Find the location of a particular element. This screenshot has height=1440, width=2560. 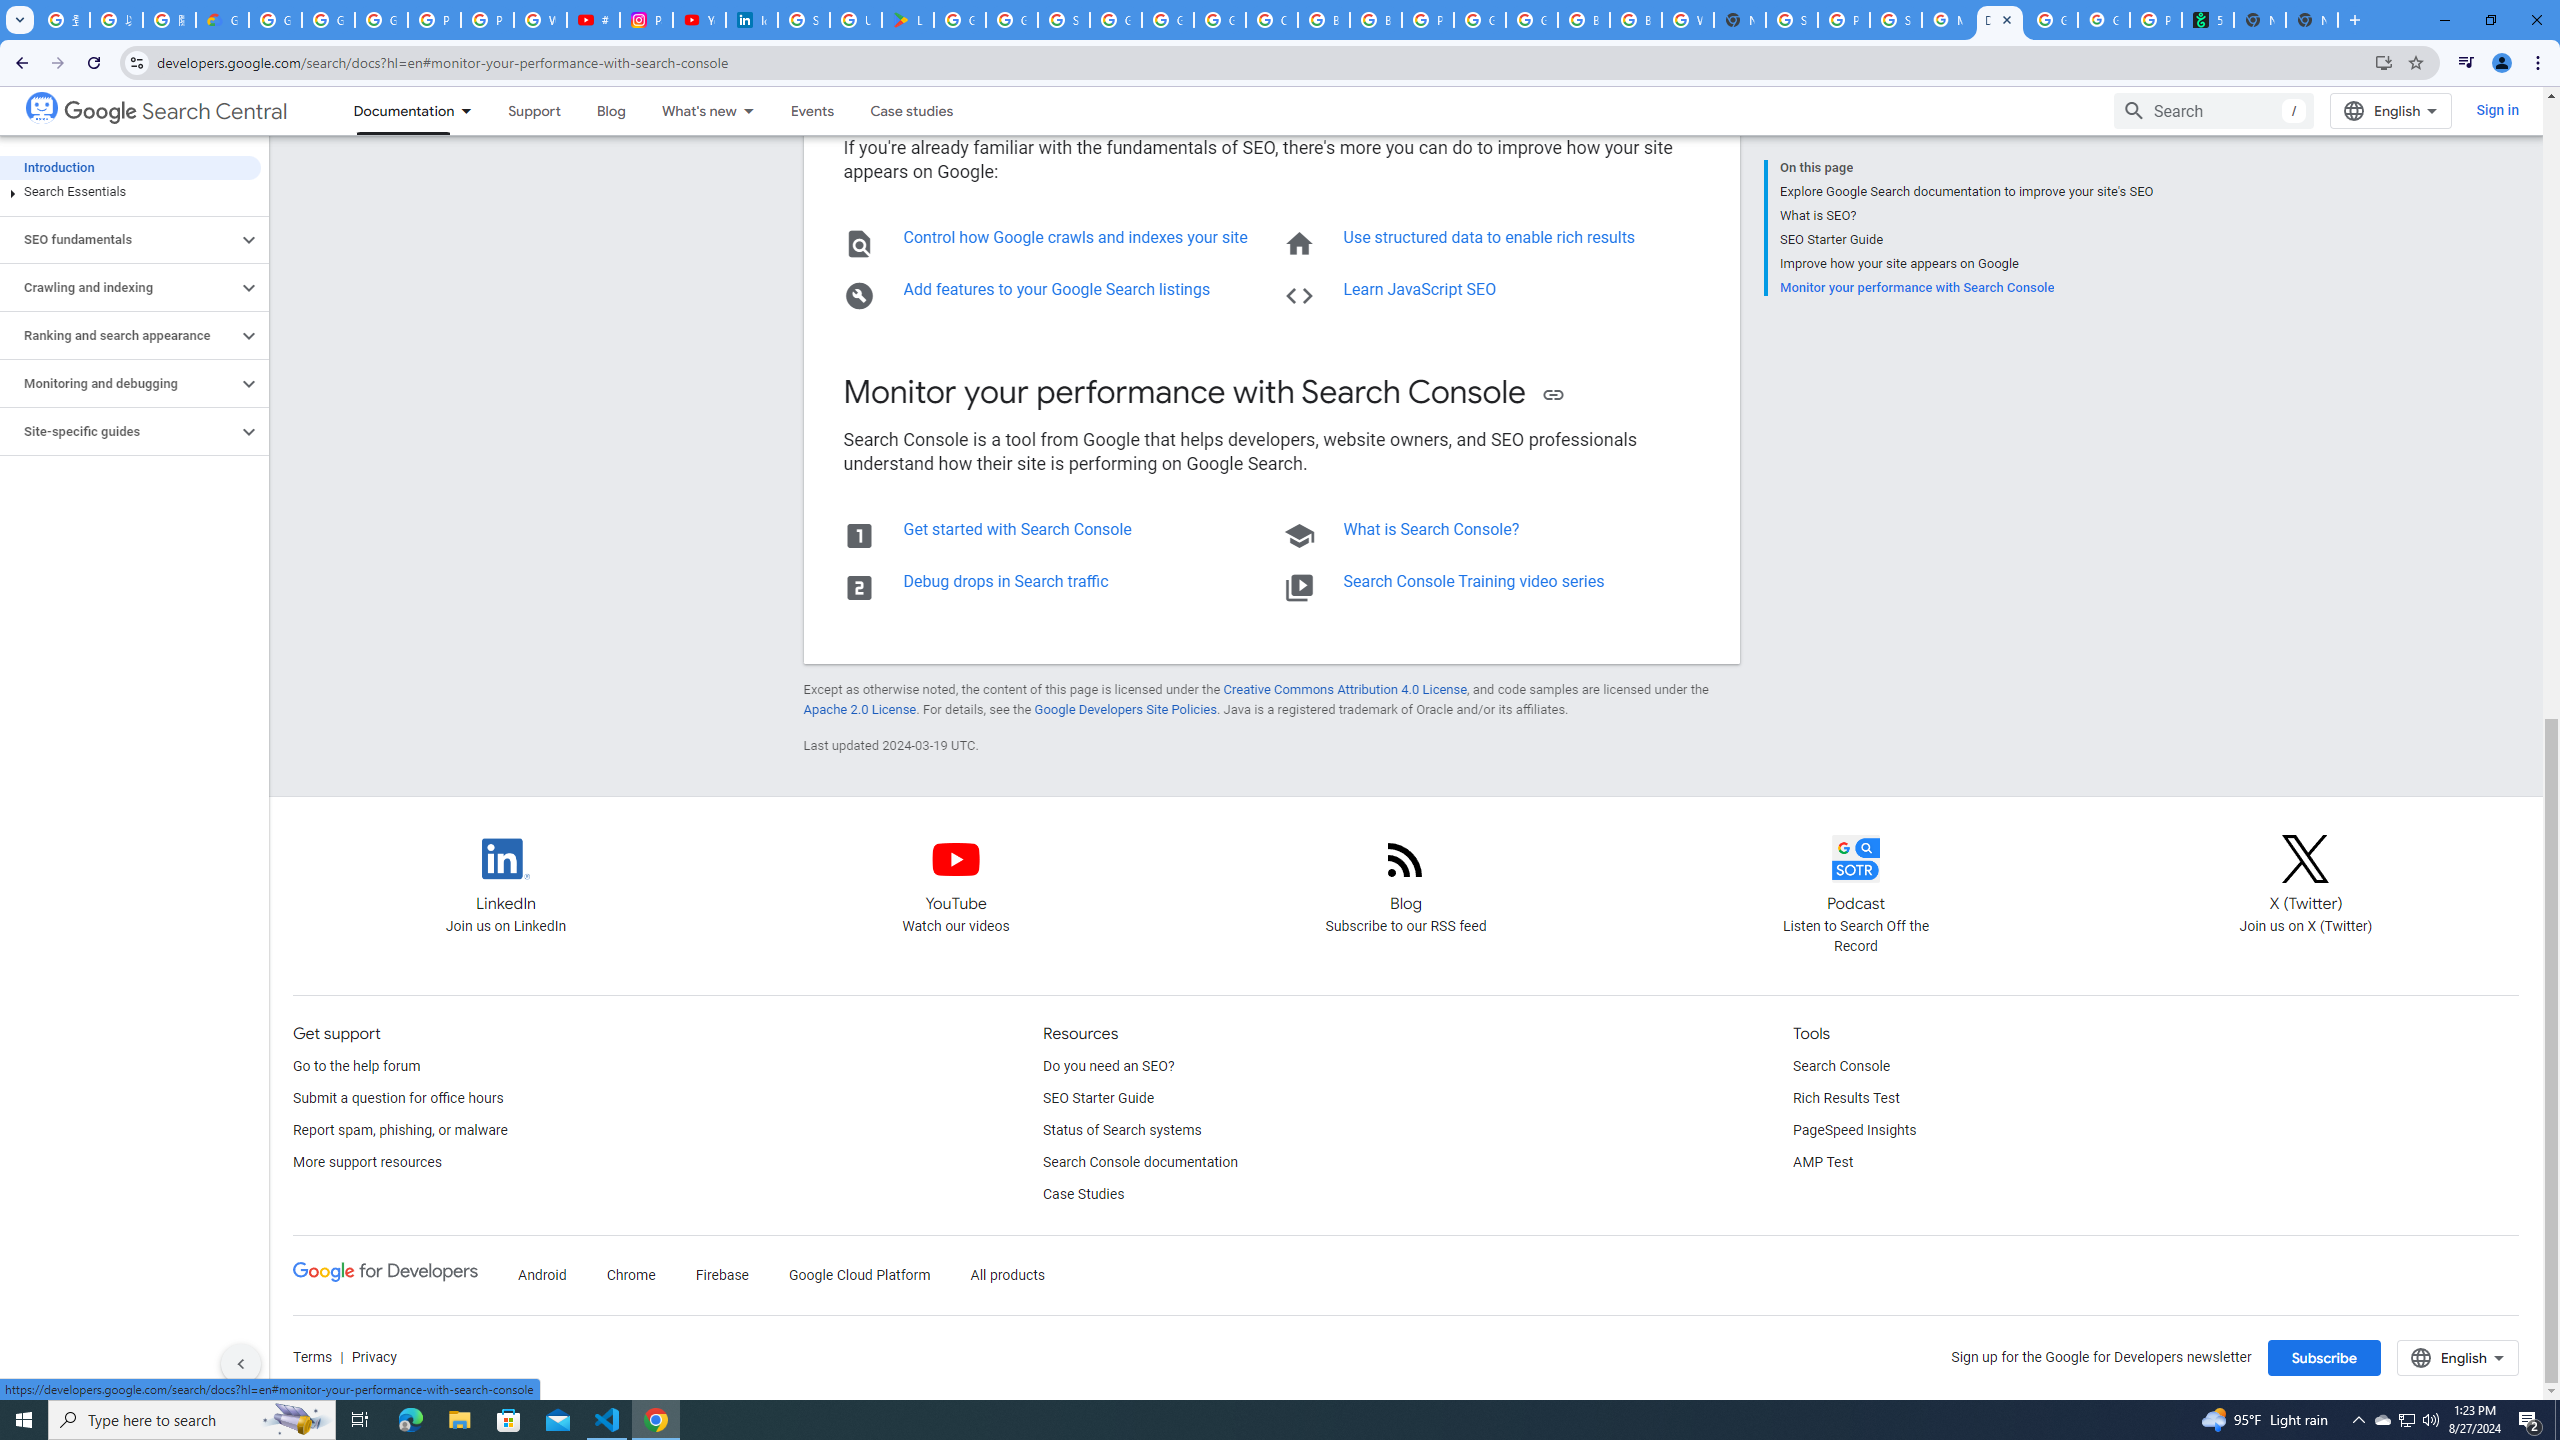

'Subscribe' is located at coordinates (2323, 1357).